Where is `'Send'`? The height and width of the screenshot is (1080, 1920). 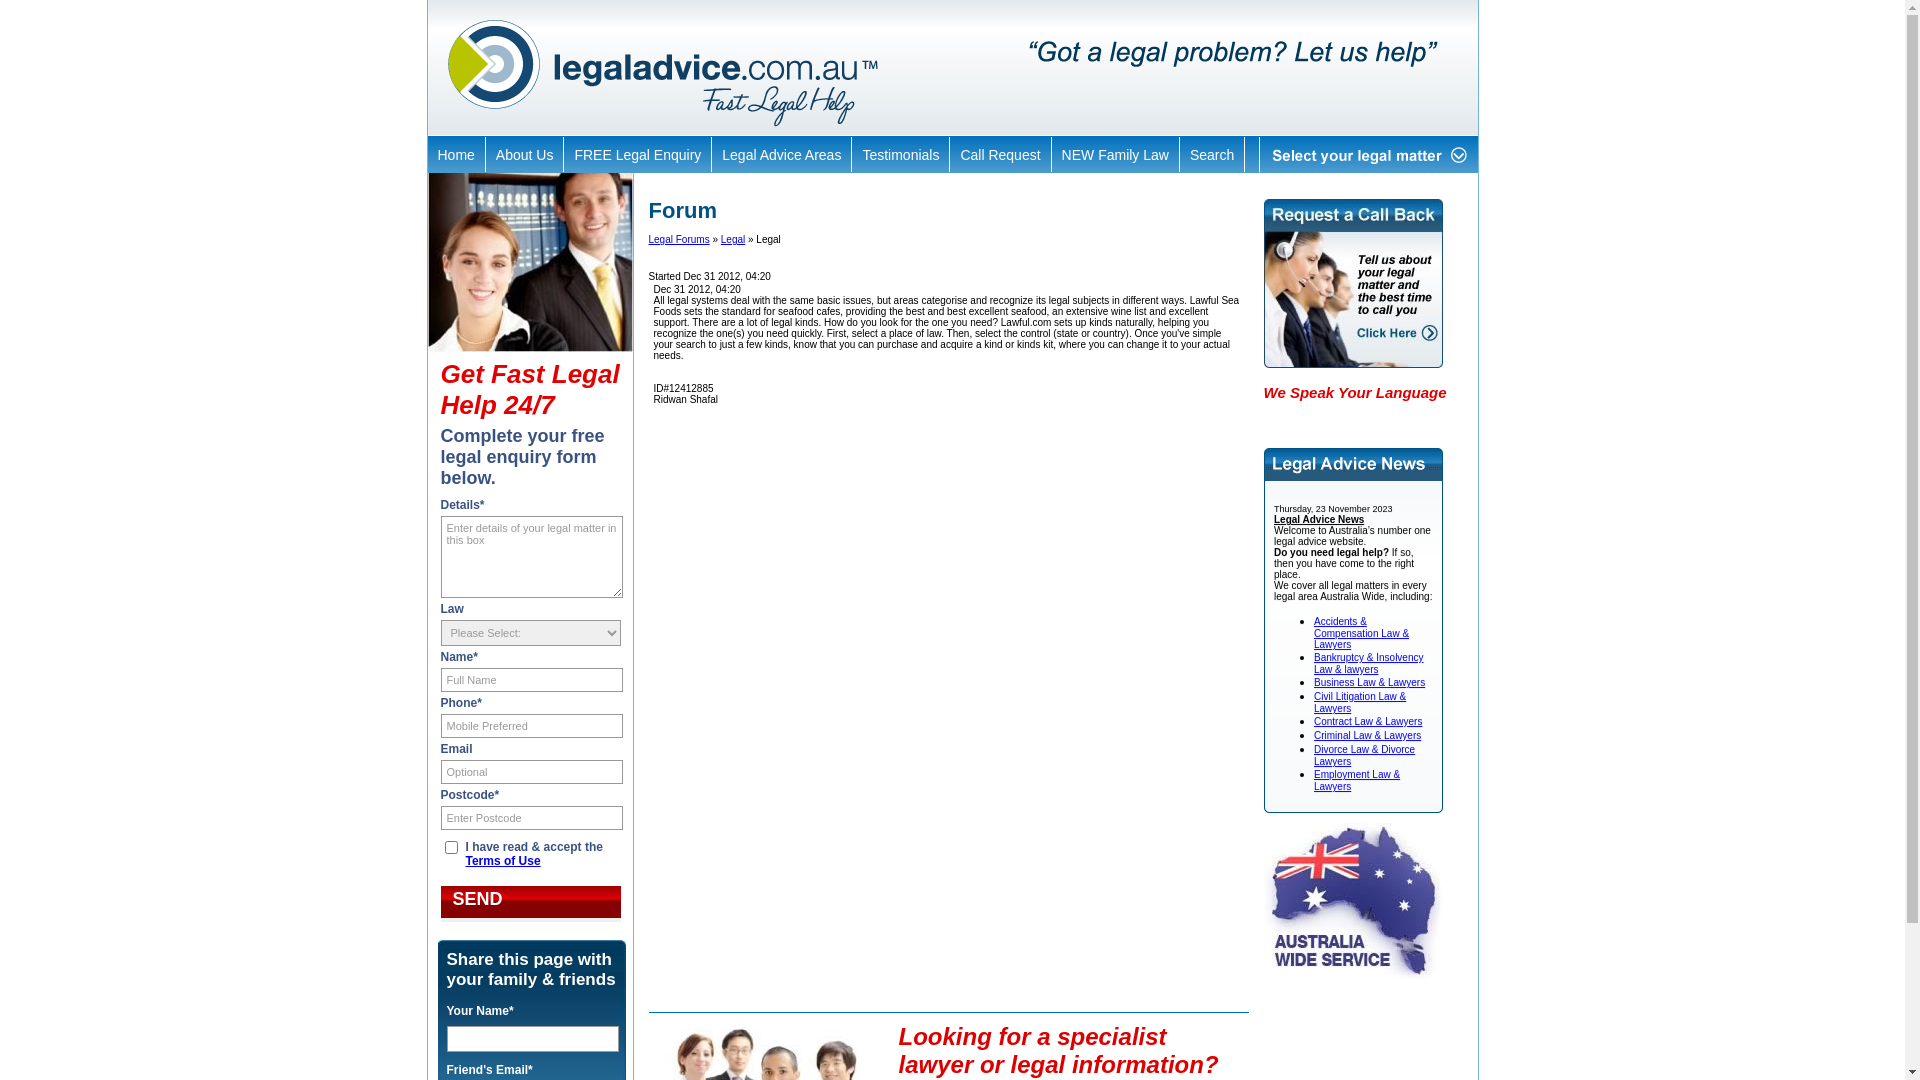
'Send' is located at coordinates (529, 903).